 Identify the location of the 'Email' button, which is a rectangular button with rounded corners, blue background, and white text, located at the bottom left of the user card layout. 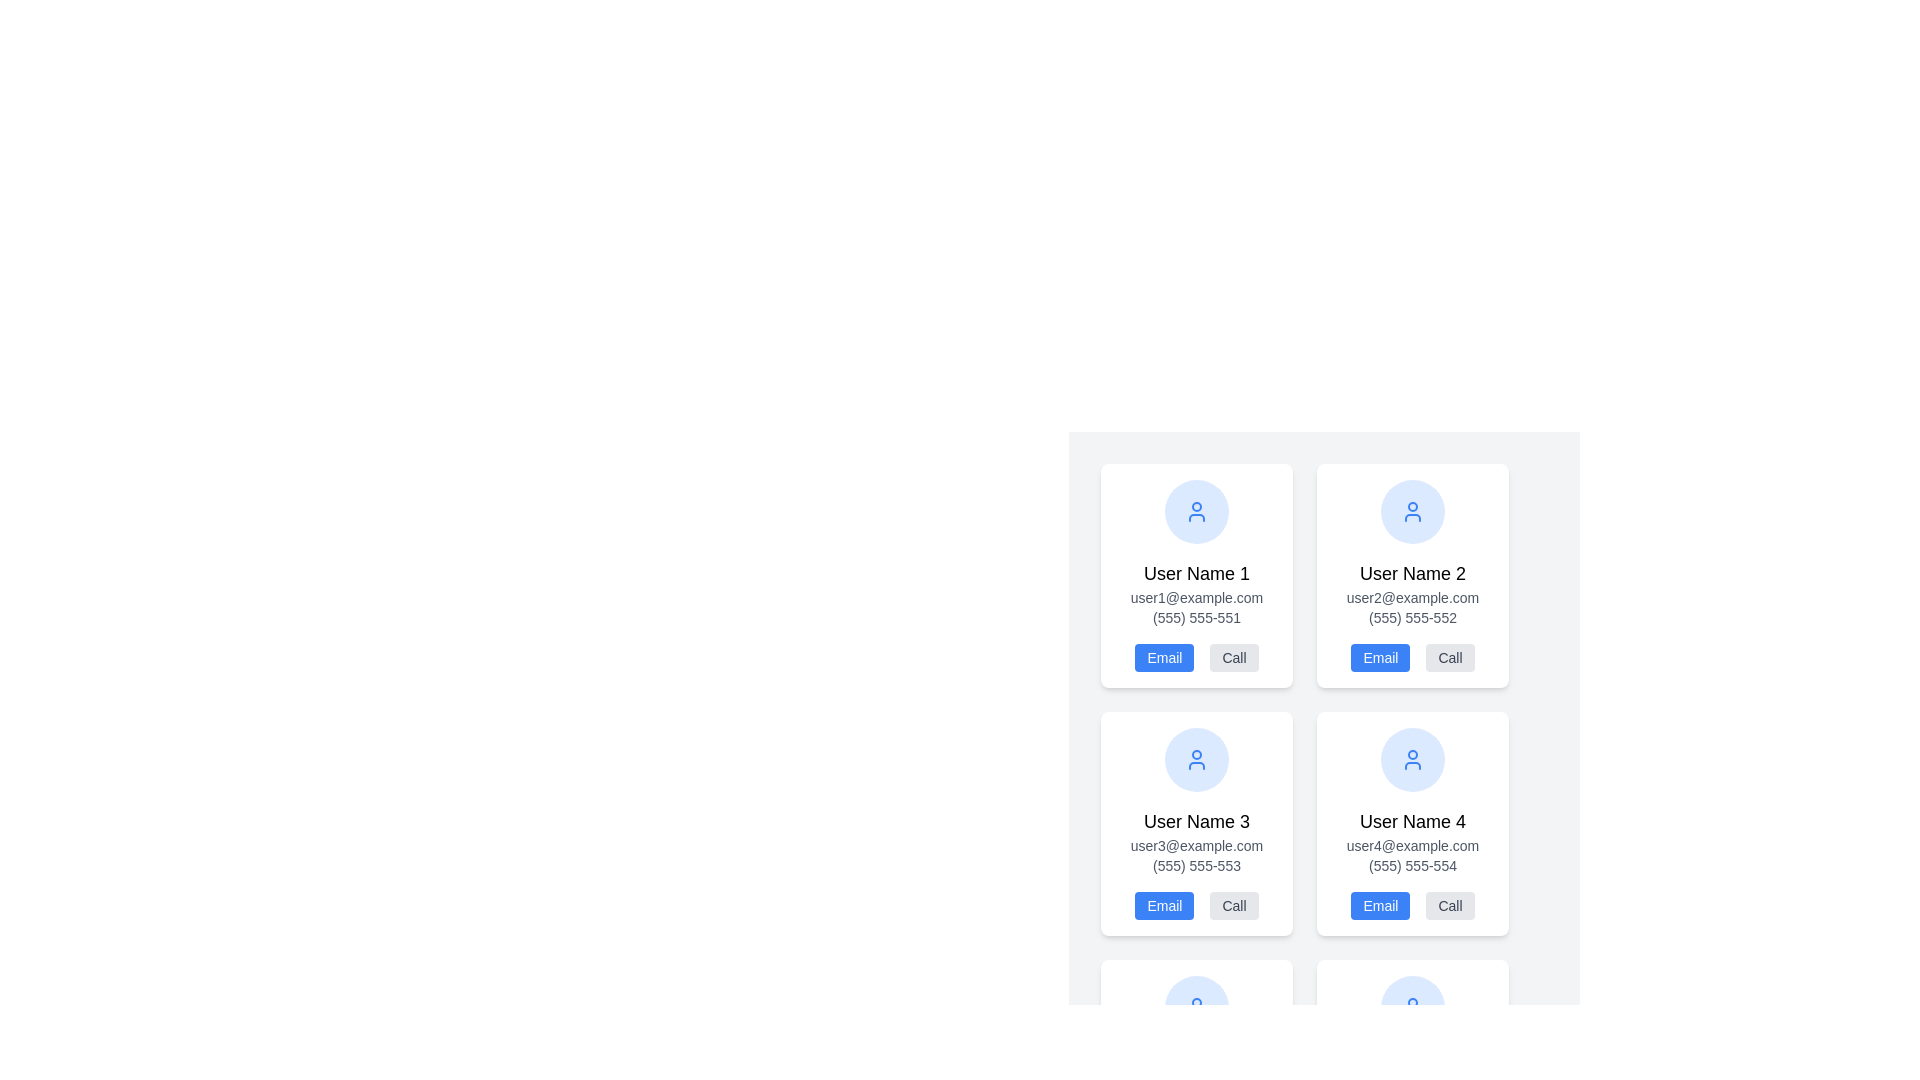
(1164, 906).